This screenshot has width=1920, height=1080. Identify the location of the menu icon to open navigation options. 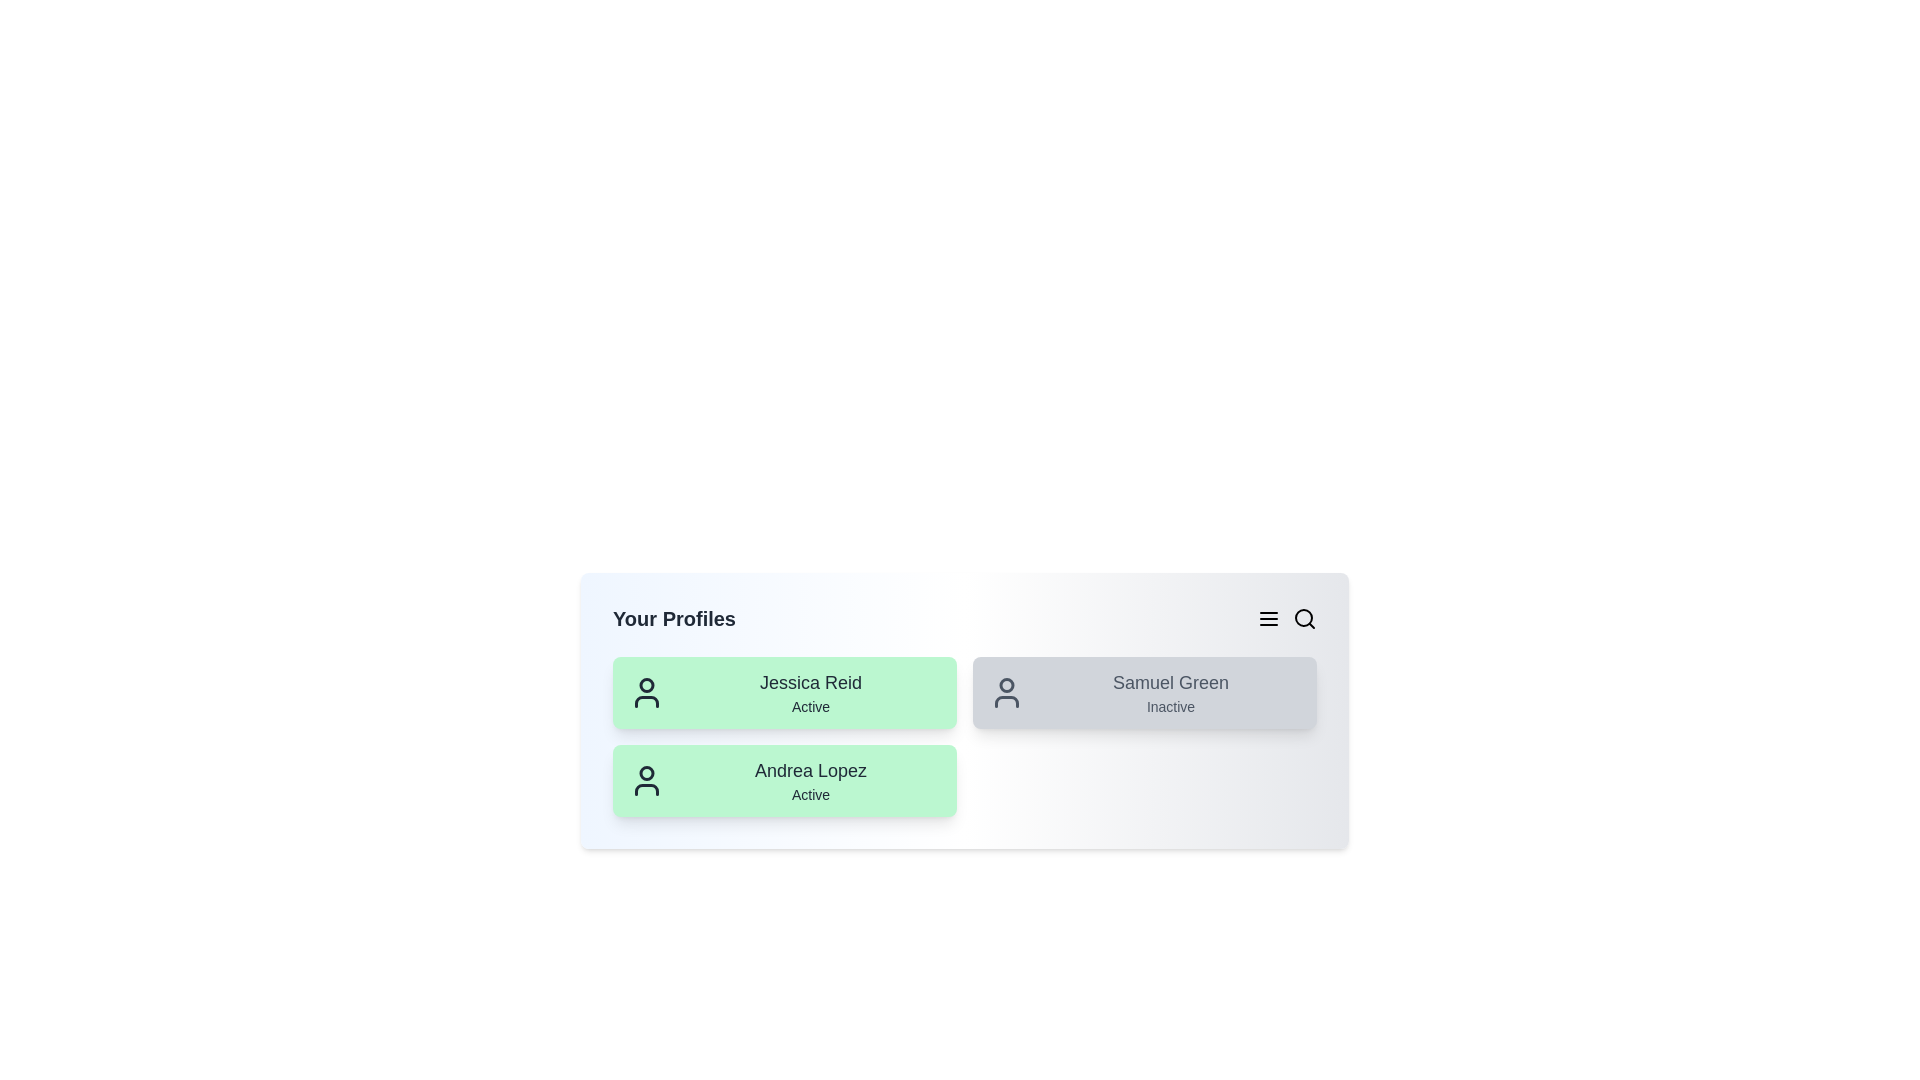
(1267, 617).